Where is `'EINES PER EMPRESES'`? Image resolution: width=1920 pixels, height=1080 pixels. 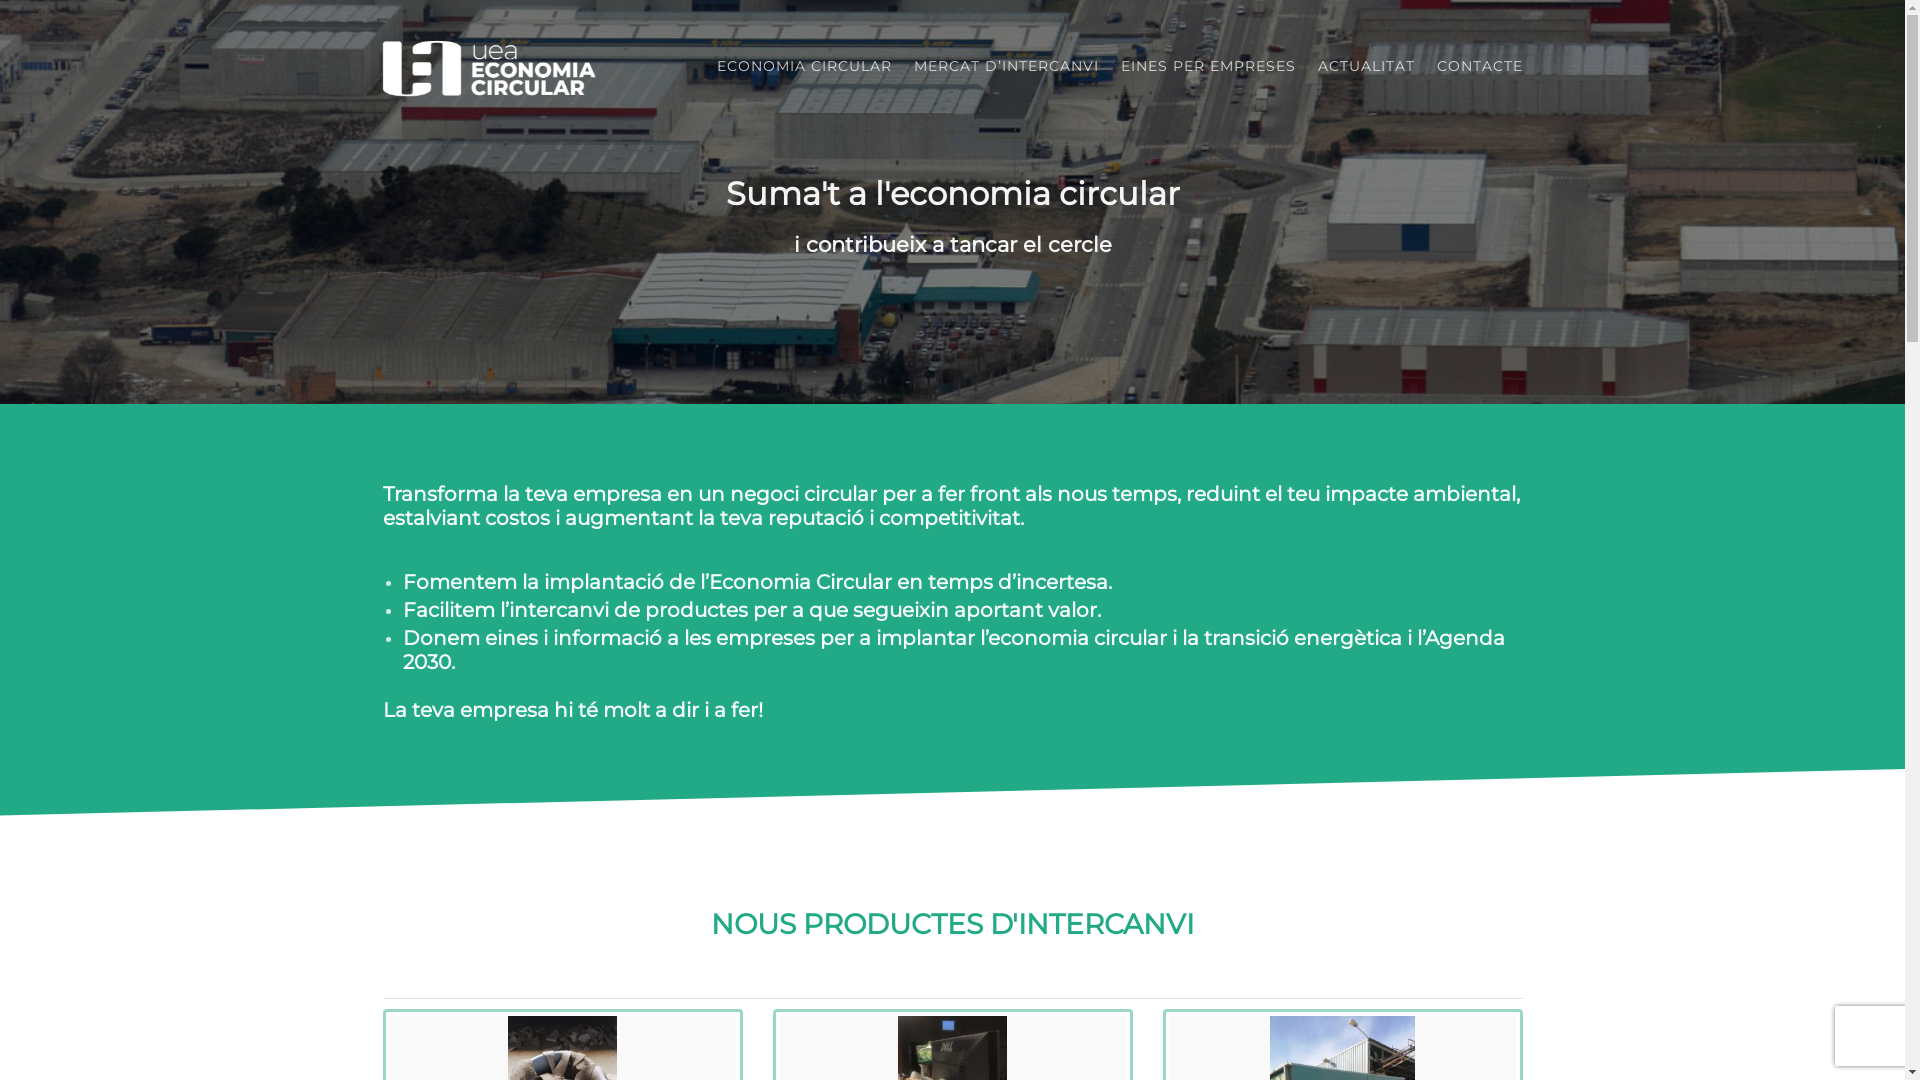 'EINES PER EMPRESES' is located at coordinates (1207, 64).